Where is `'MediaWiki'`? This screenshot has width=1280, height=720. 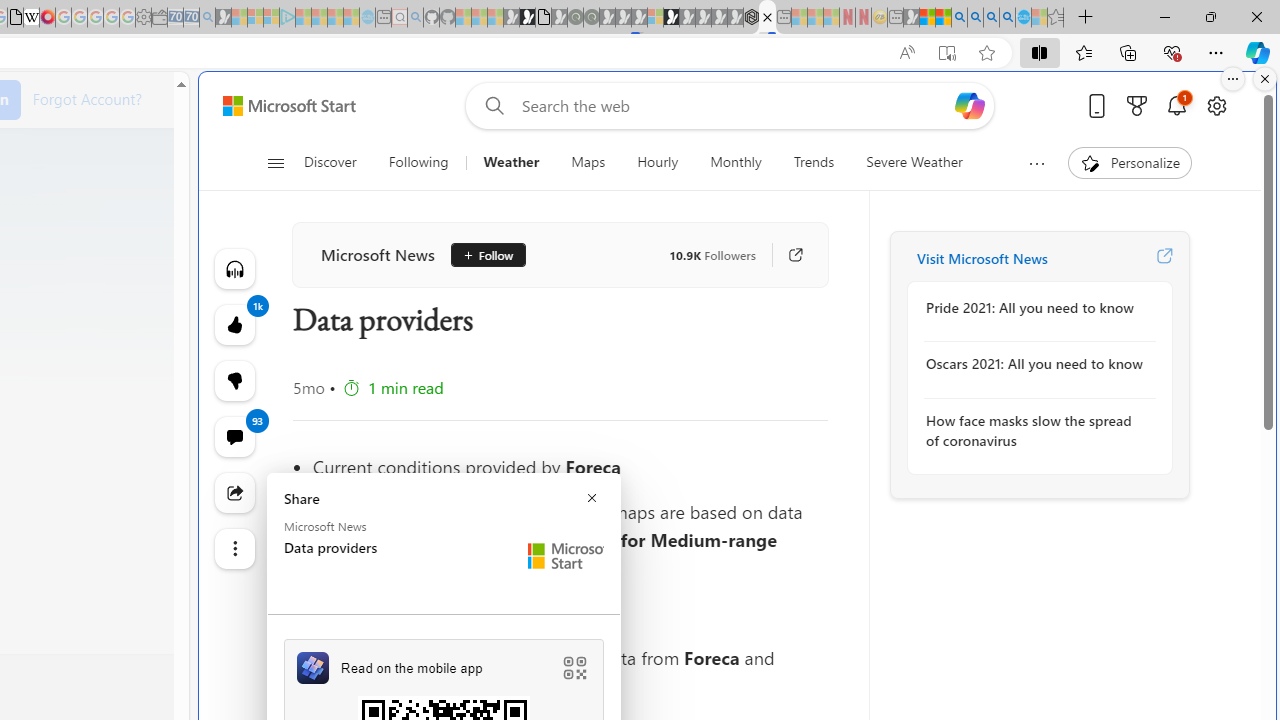
'MediaWiki' is located at coordinates (47, 17).